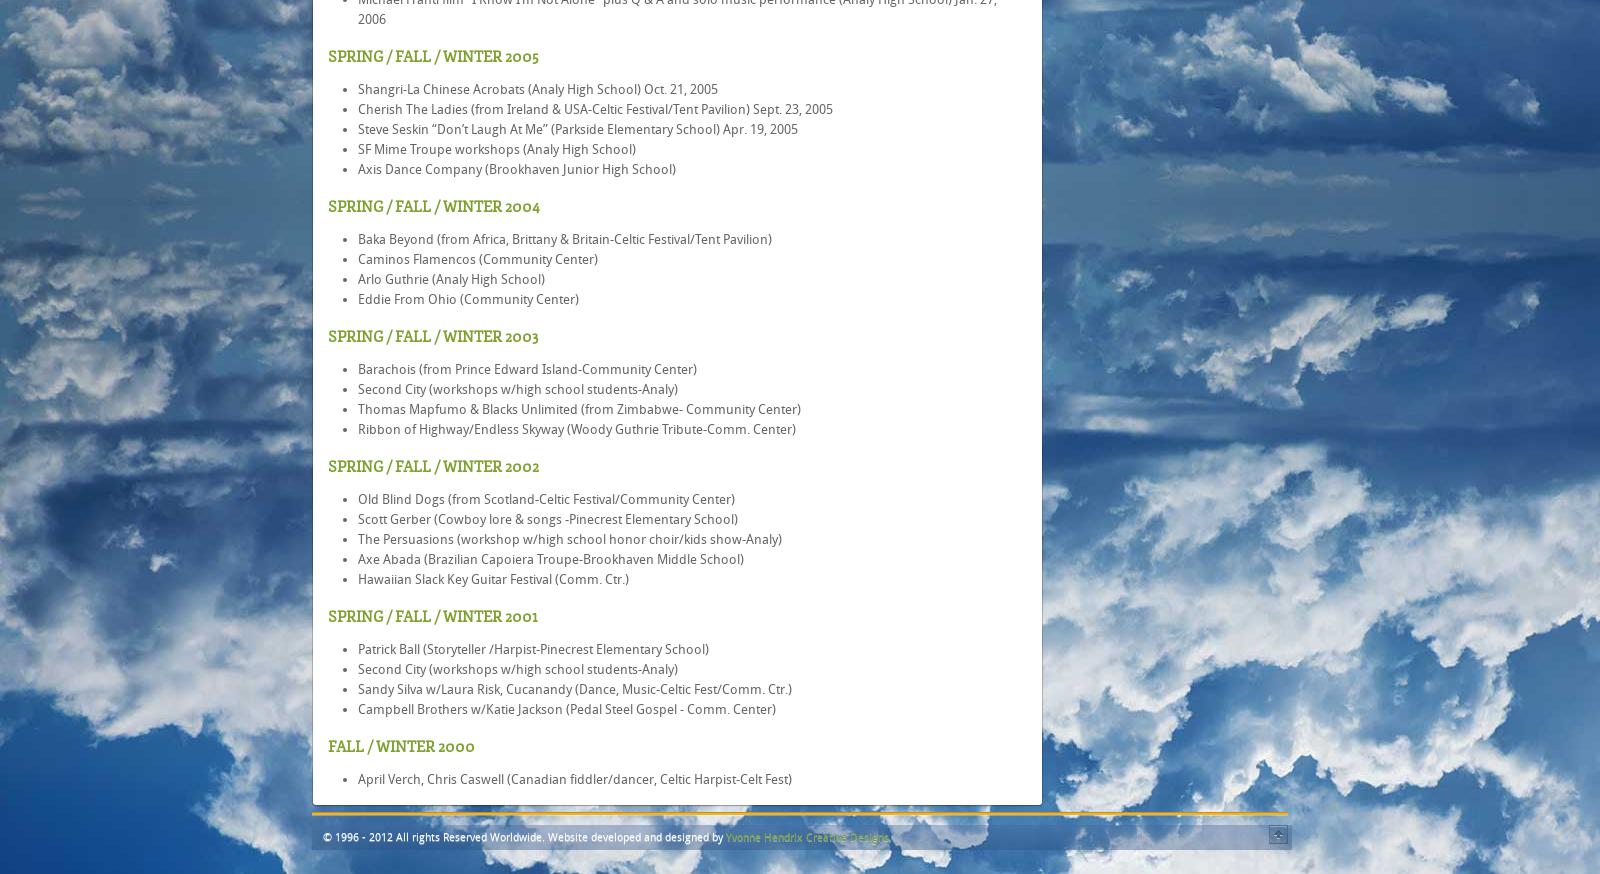 Image resolution: width=1600 pixels, height=874 pixels. Describe the element at coordinates (467, 298) in the screenshot. I see `'Eddie From Ohio (Community Center)'` at that location.